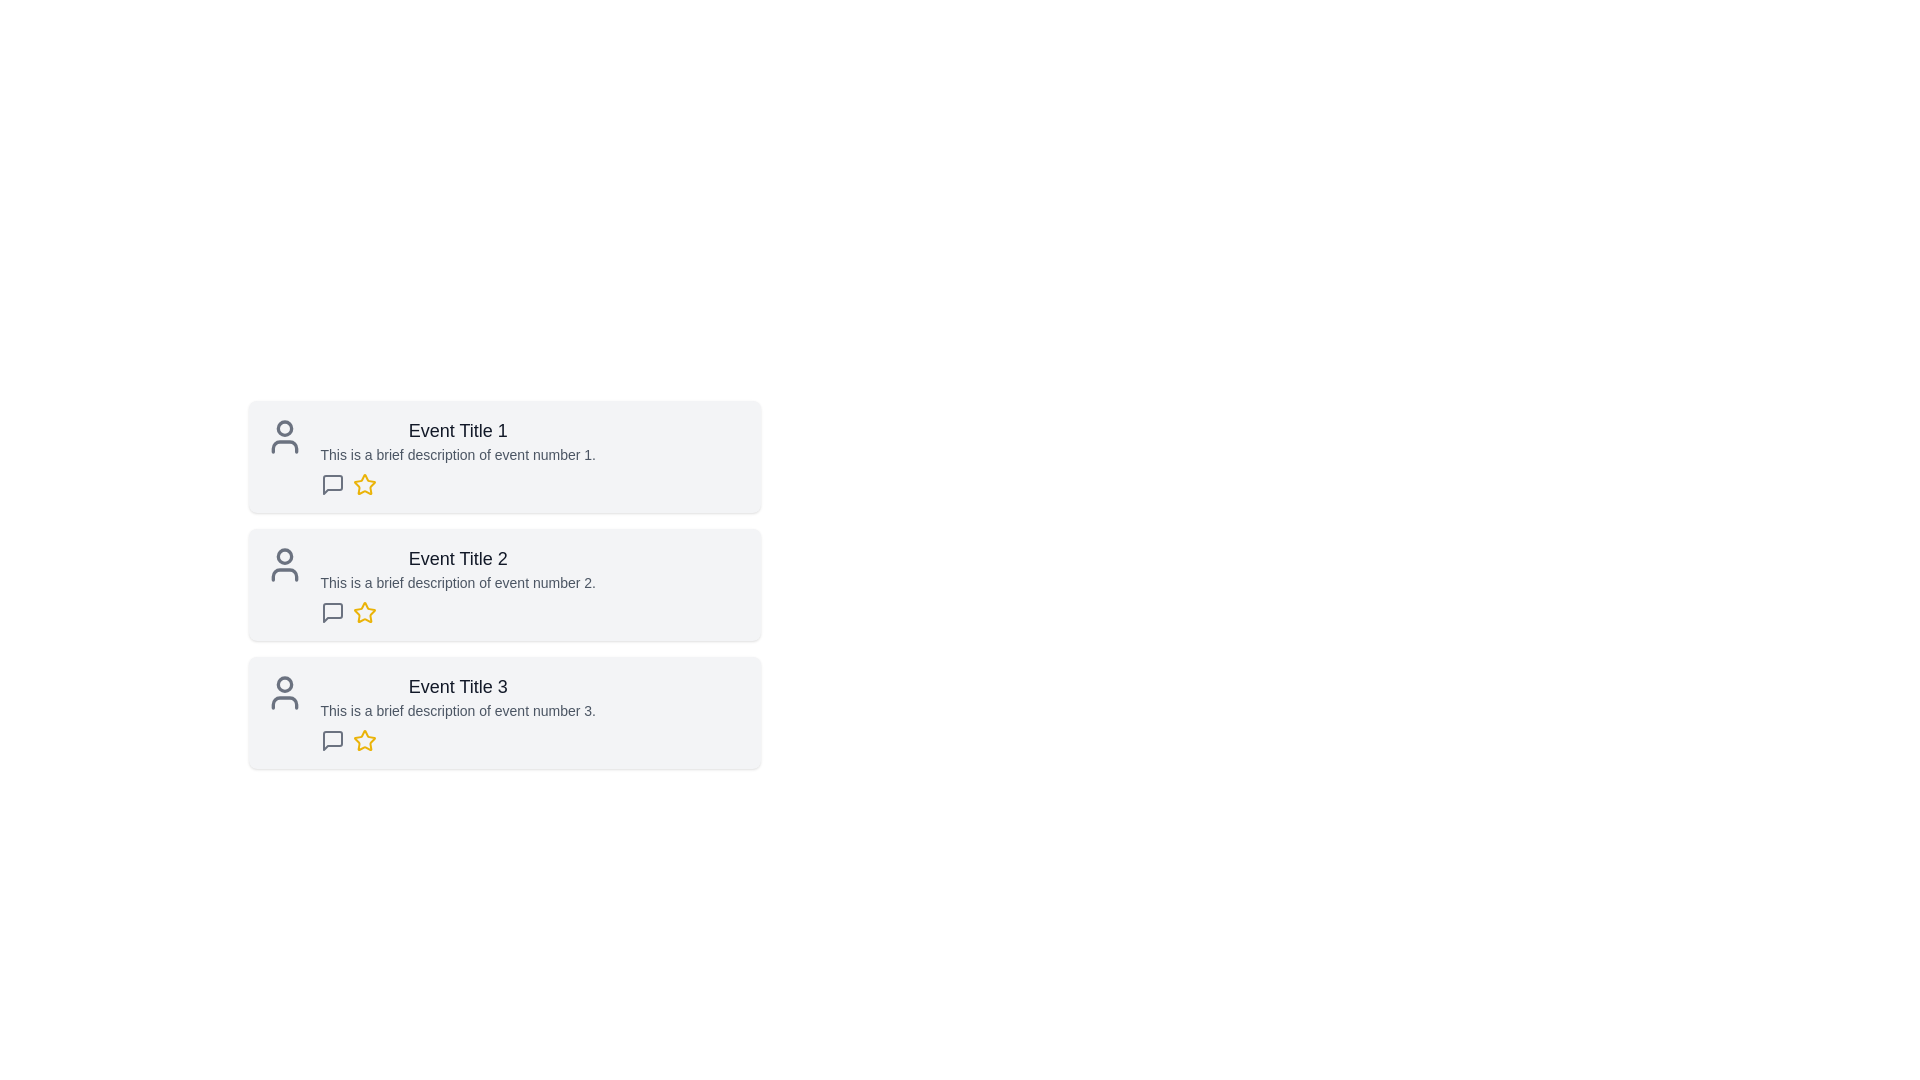  I want to click on the upper circular component of the user-avatar icon preceding the entry for 'Event Title 2' in the list, so click(283, 556).